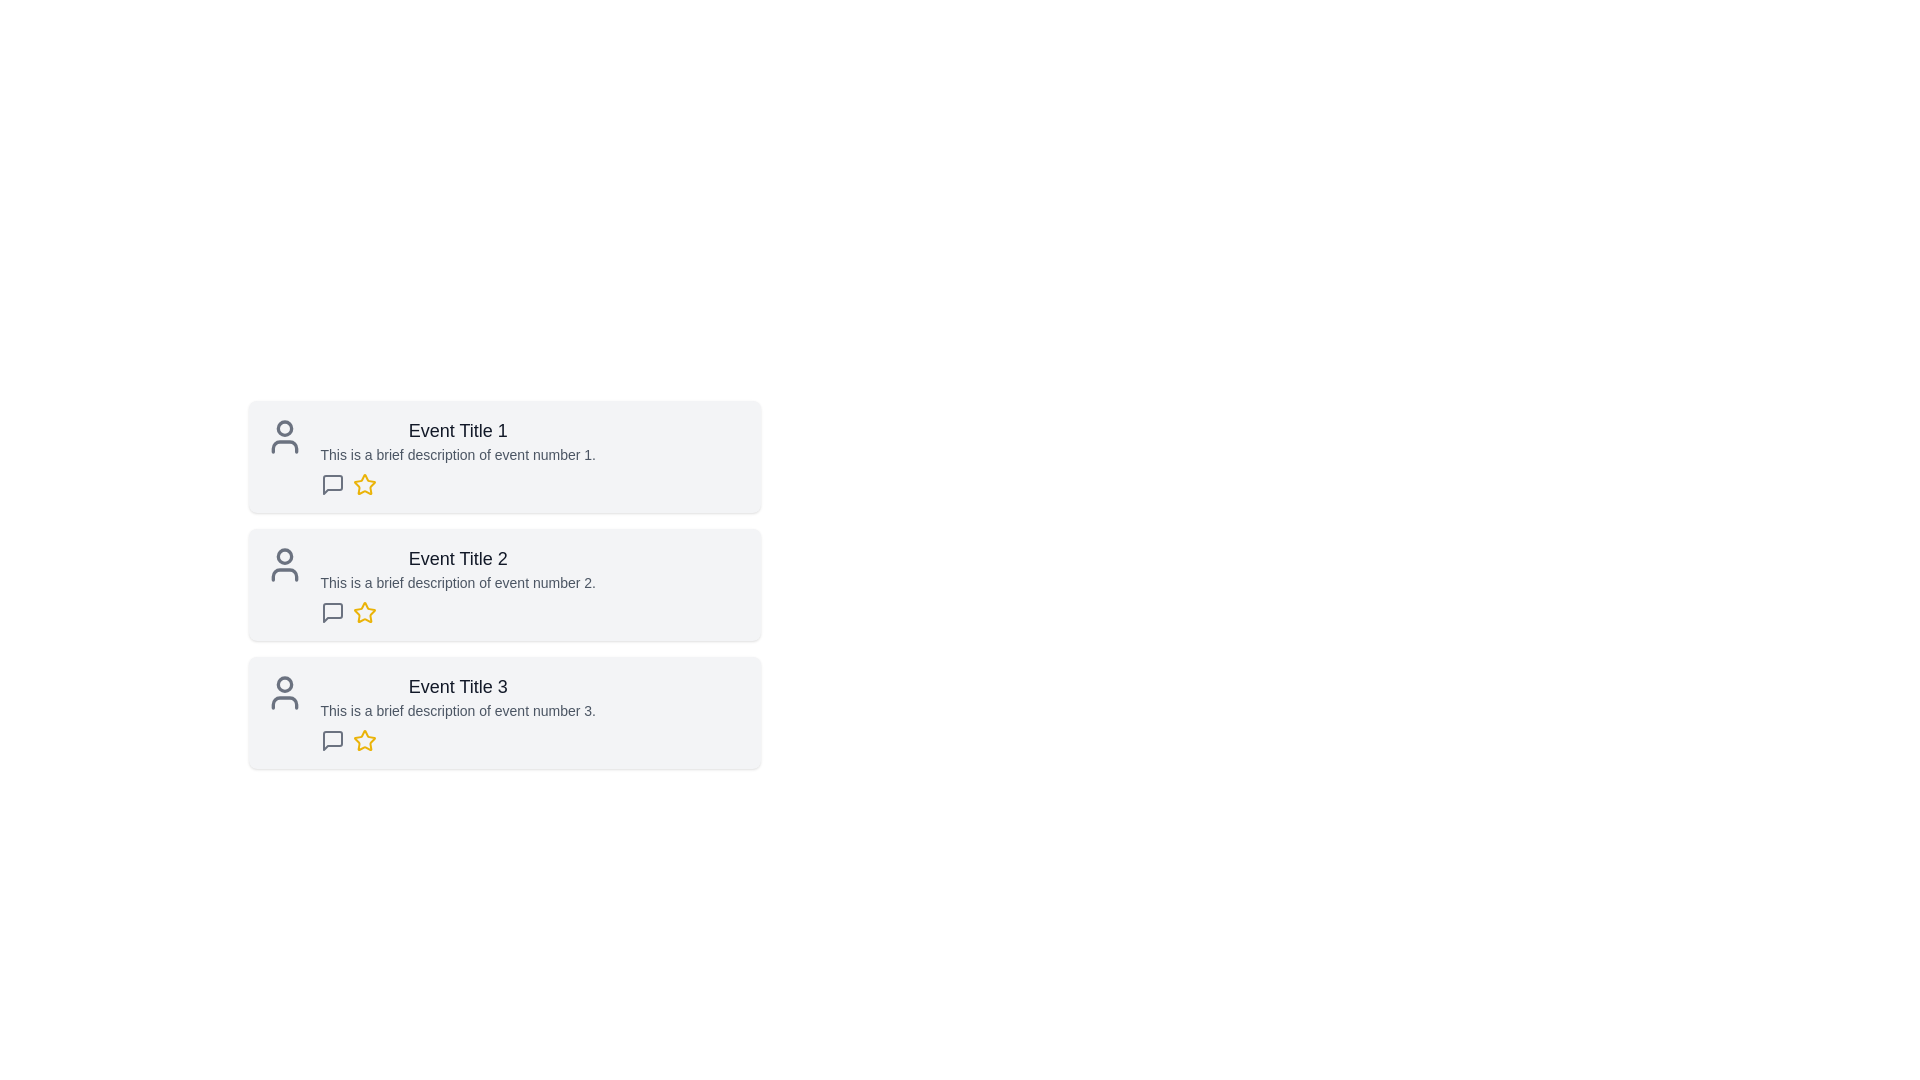  I want to click on the upper circular component of the user-avatar icon preceding the entry for 'Event Title 2' in the list, so click(283, 556).